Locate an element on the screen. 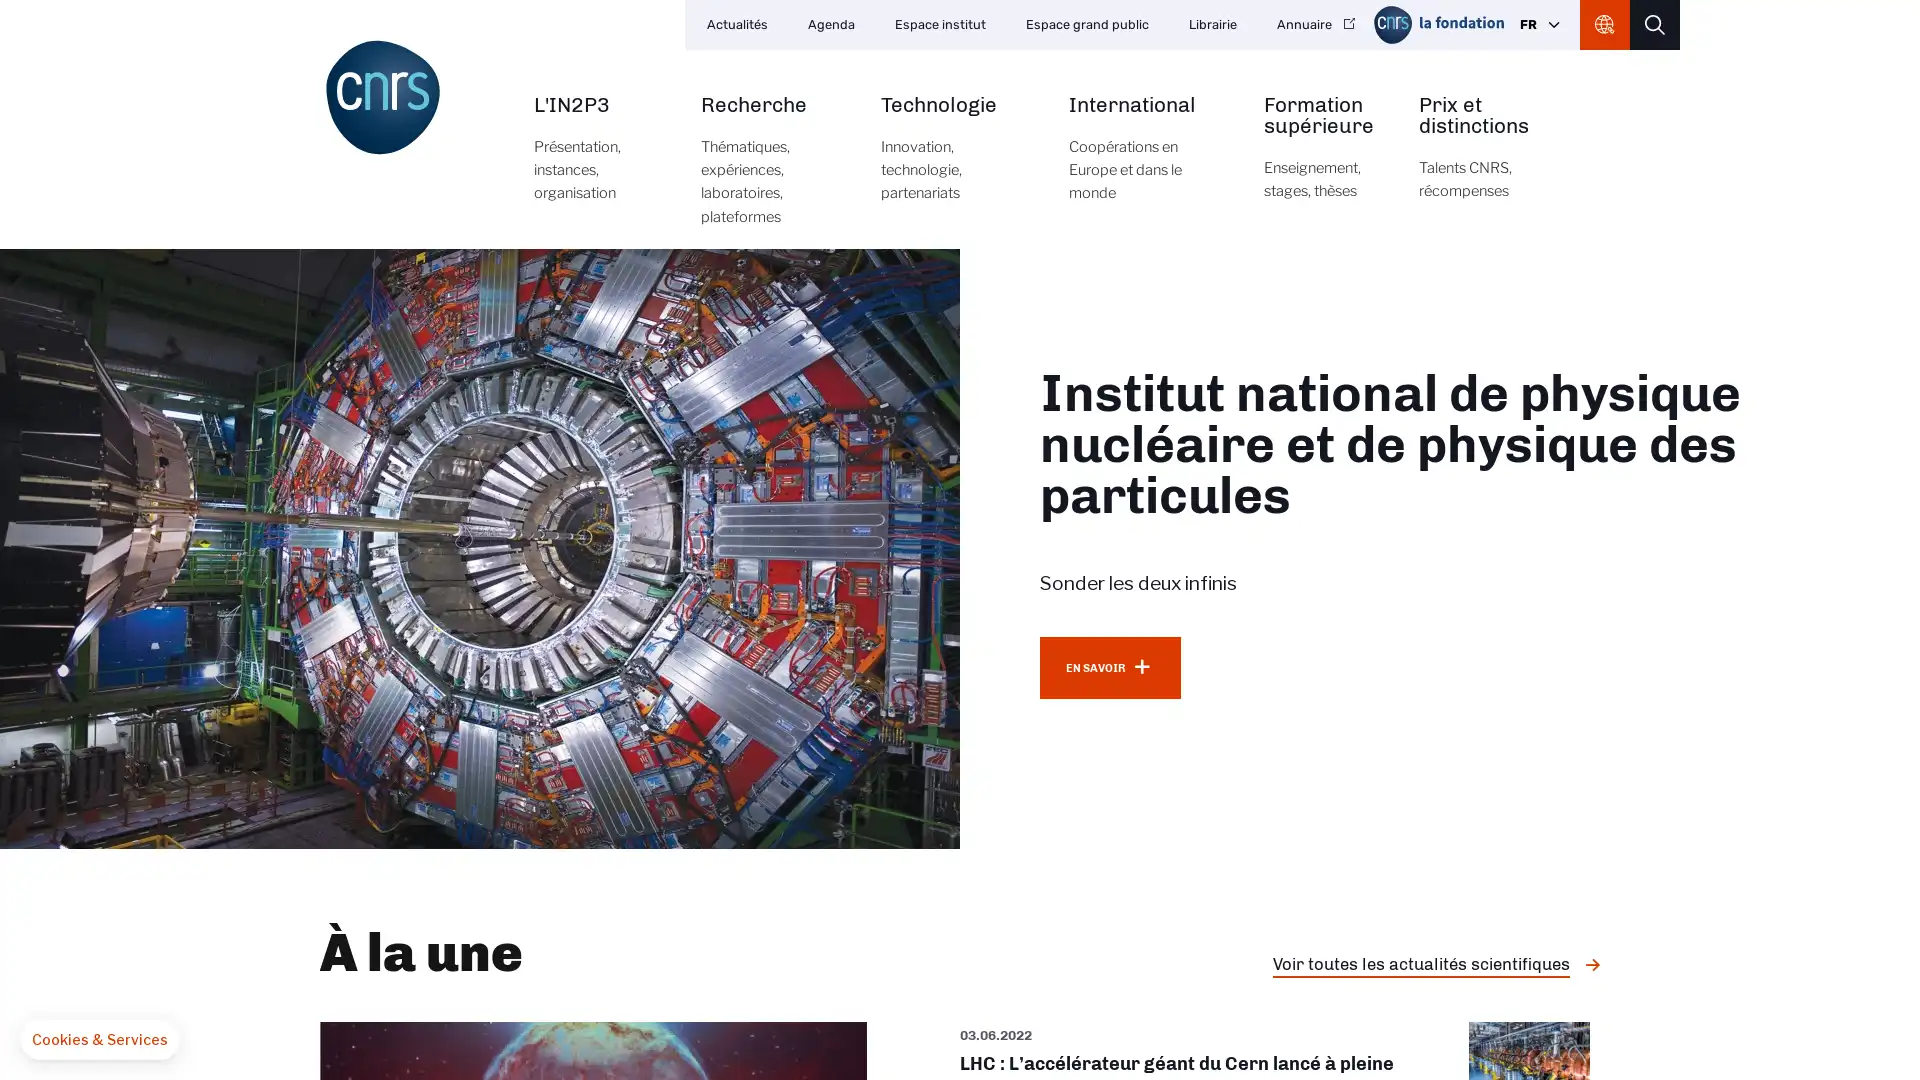 This screenshot has width=1920, height=1080. Consentements certifies par is located at coordinates (229, 944).